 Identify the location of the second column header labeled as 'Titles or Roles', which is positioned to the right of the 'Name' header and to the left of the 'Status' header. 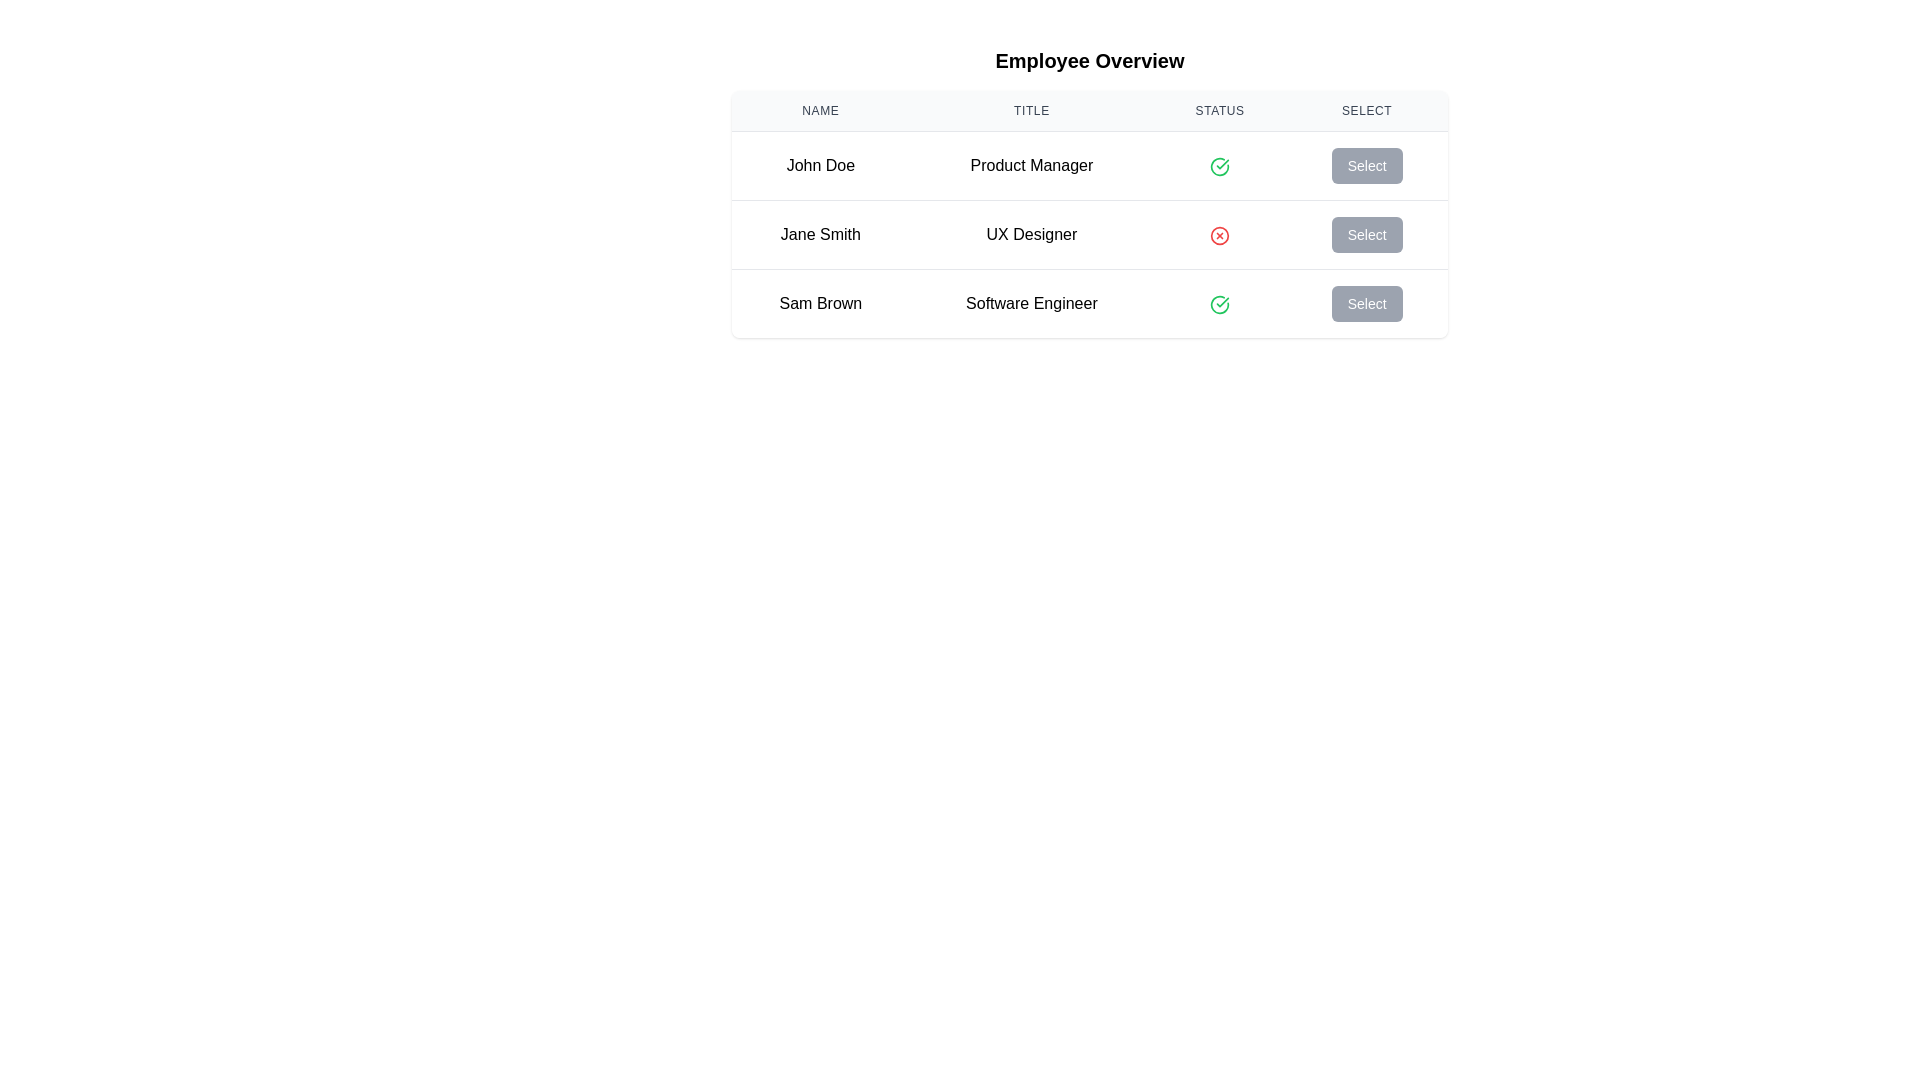
(1032, 111).